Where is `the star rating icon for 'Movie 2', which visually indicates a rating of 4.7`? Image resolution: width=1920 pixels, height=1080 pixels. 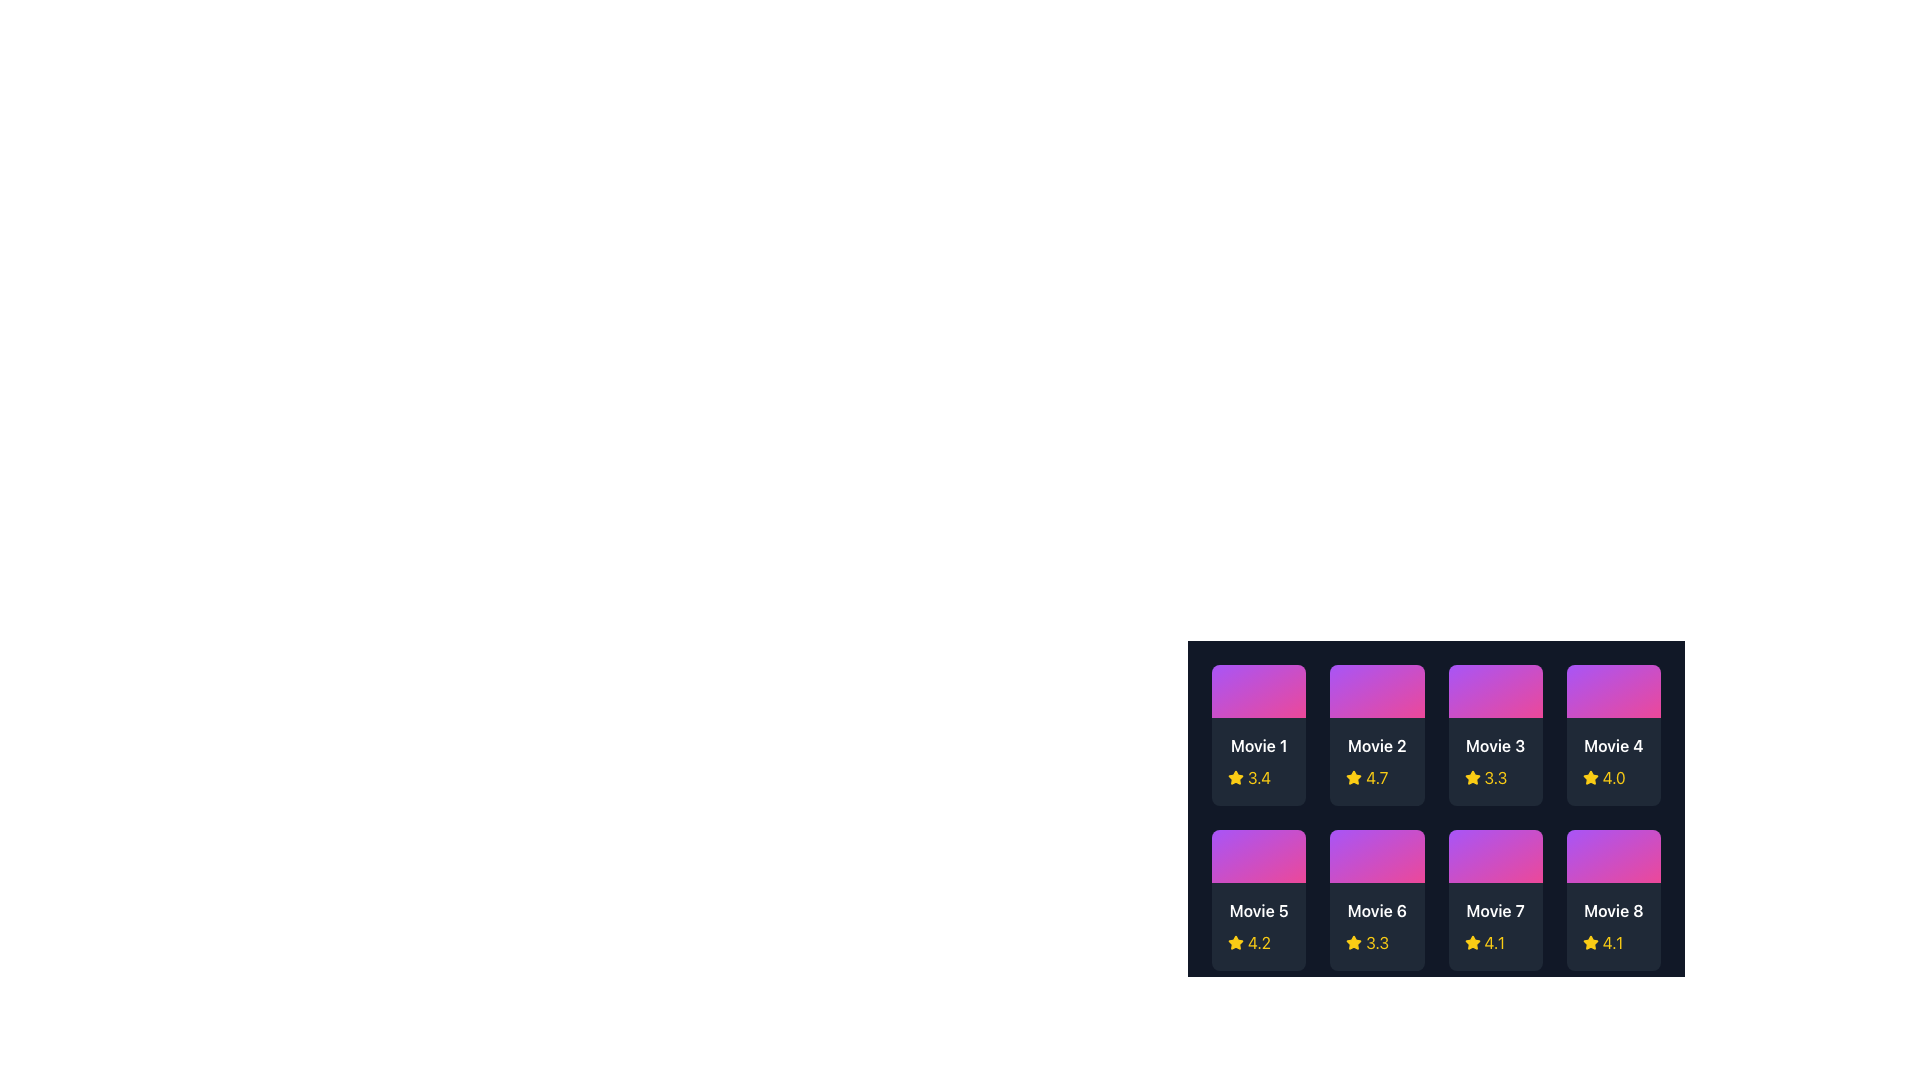
the star rating icon for 'Movie 2', which visually indicates a rating of 4.7 is located at coordinates (1354, 776).